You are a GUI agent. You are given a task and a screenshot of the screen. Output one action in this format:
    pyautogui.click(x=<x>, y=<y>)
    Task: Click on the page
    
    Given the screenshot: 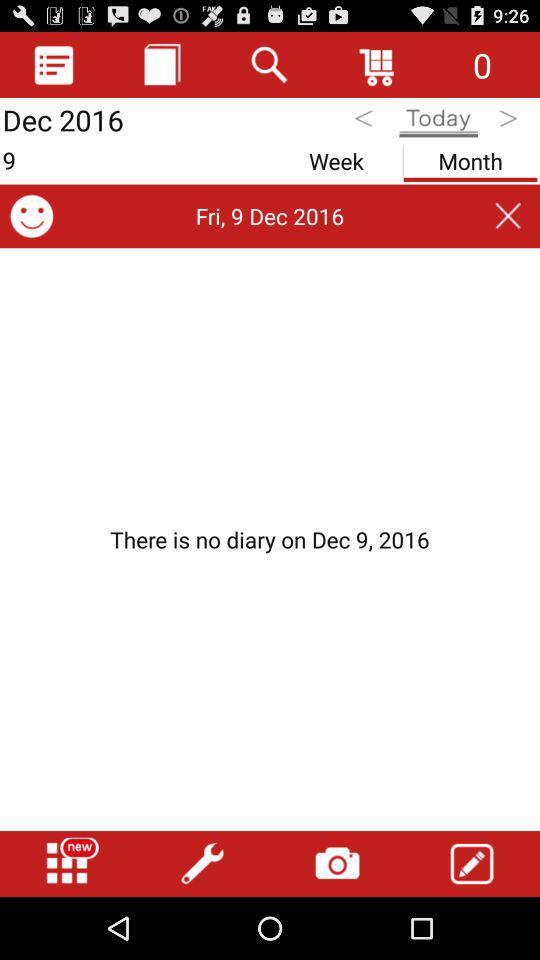 What is the action you would take?
    pyautogui.click(x=508, y=216)
    